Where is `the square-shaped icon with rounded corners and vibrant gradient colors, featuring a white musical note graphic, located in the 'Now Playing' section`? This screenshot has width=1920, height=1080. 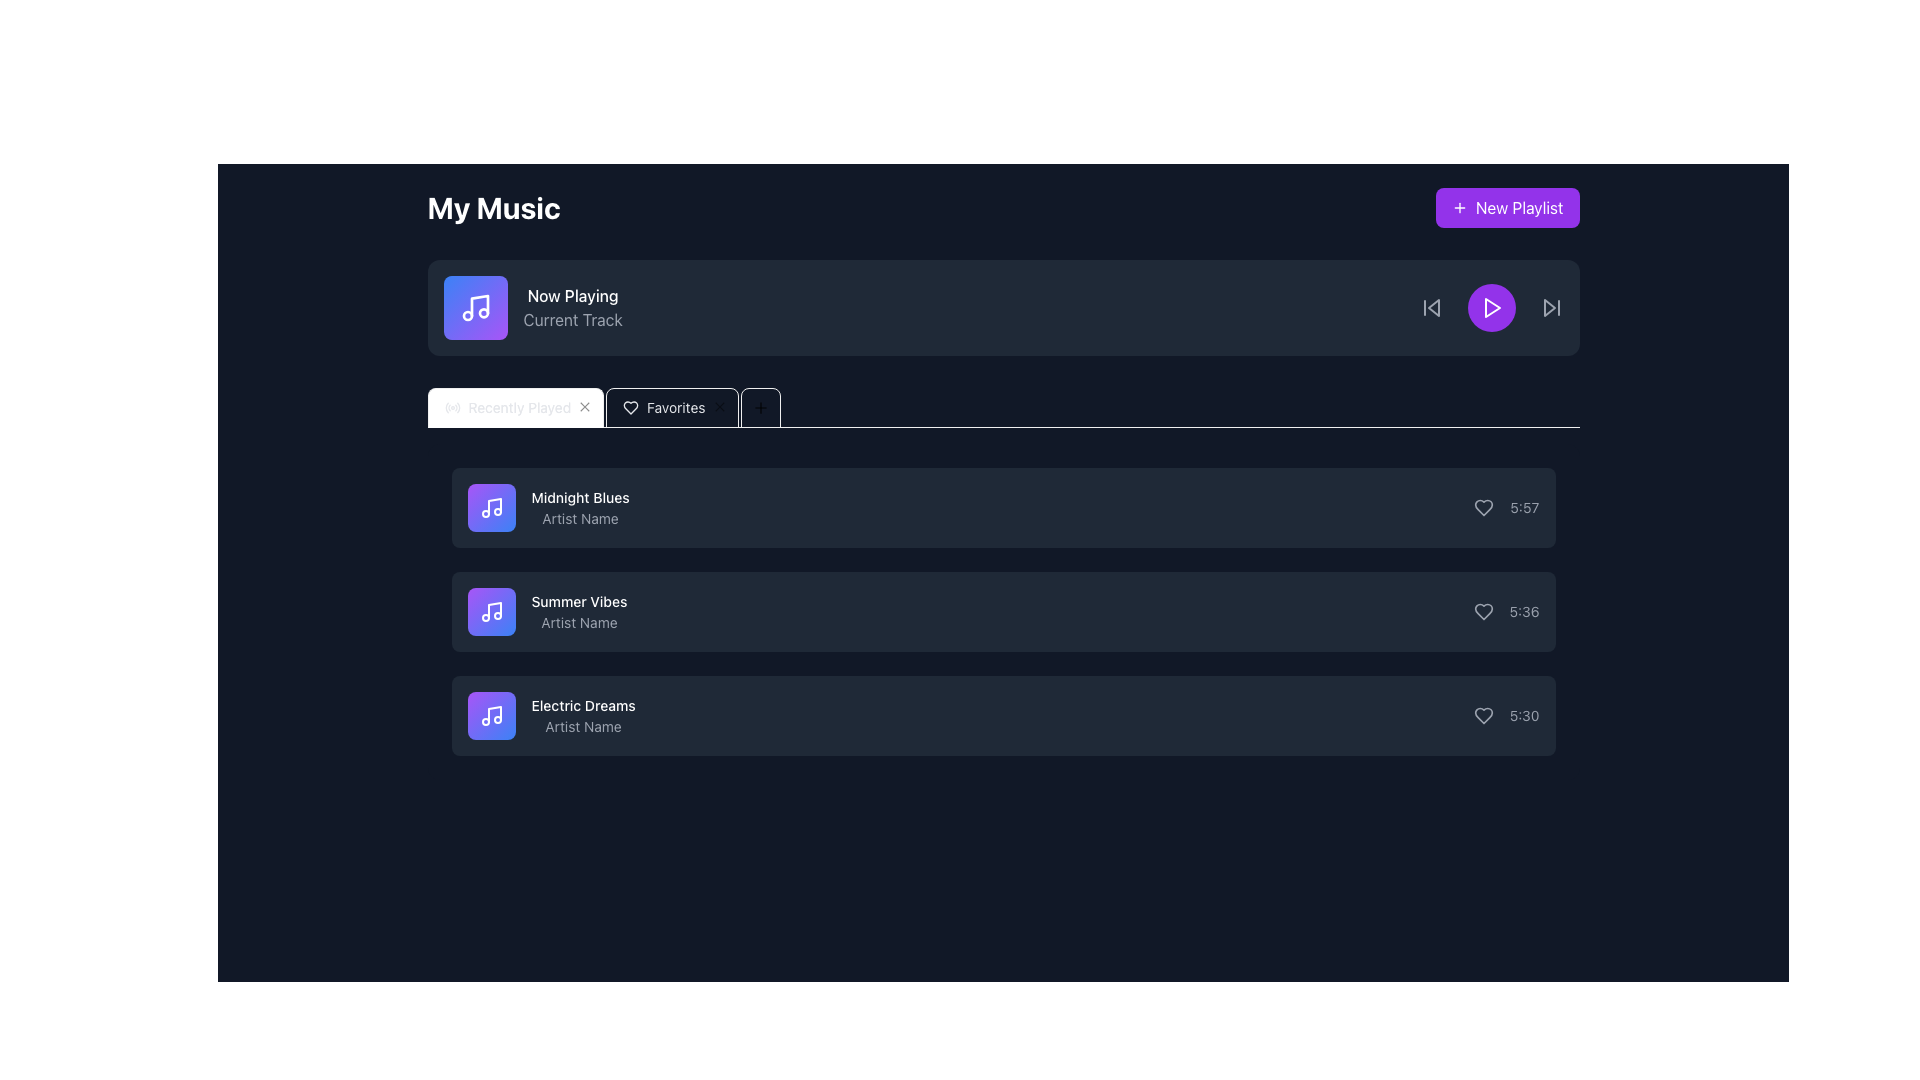 the square-shaped icon with rounded corners and vibrant gradient colors, featuring a white musical note graphic, located in the 'Now Playing' section is located at coordinates (474, 308).